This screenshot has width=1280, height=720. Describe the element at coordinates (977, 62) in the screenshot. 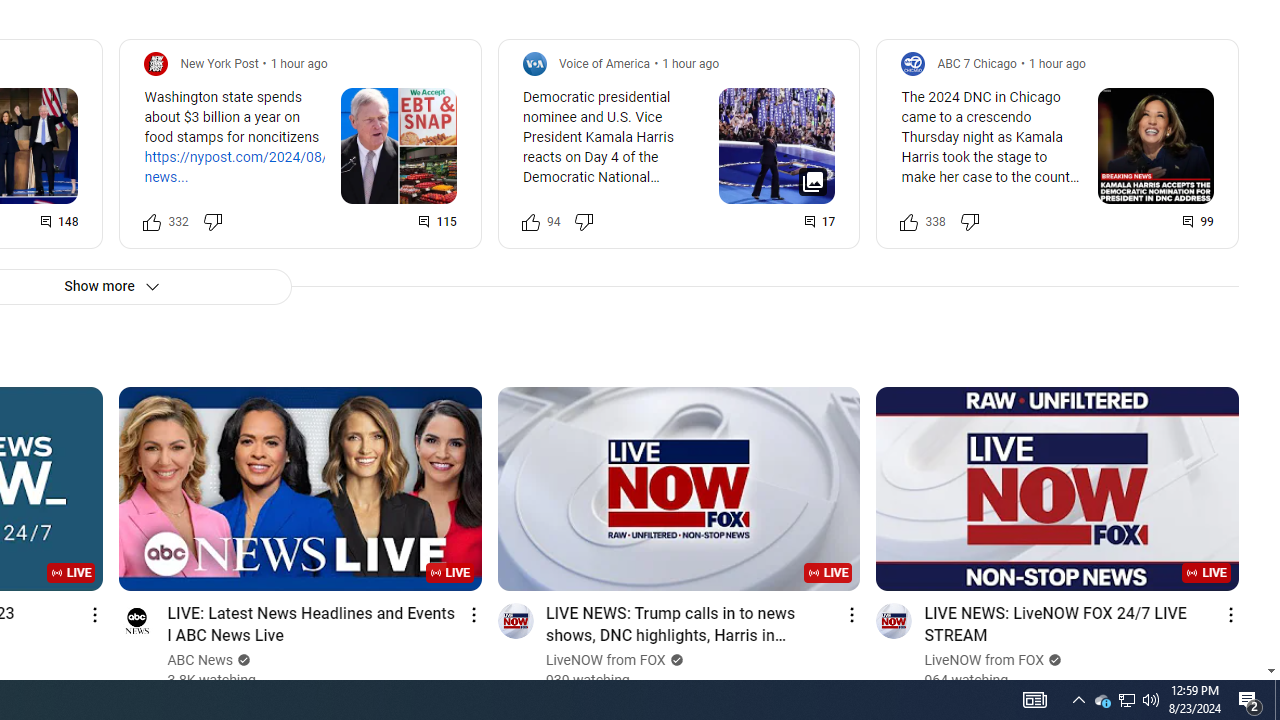

I see `'ABC 7 Chicago'` at that location.